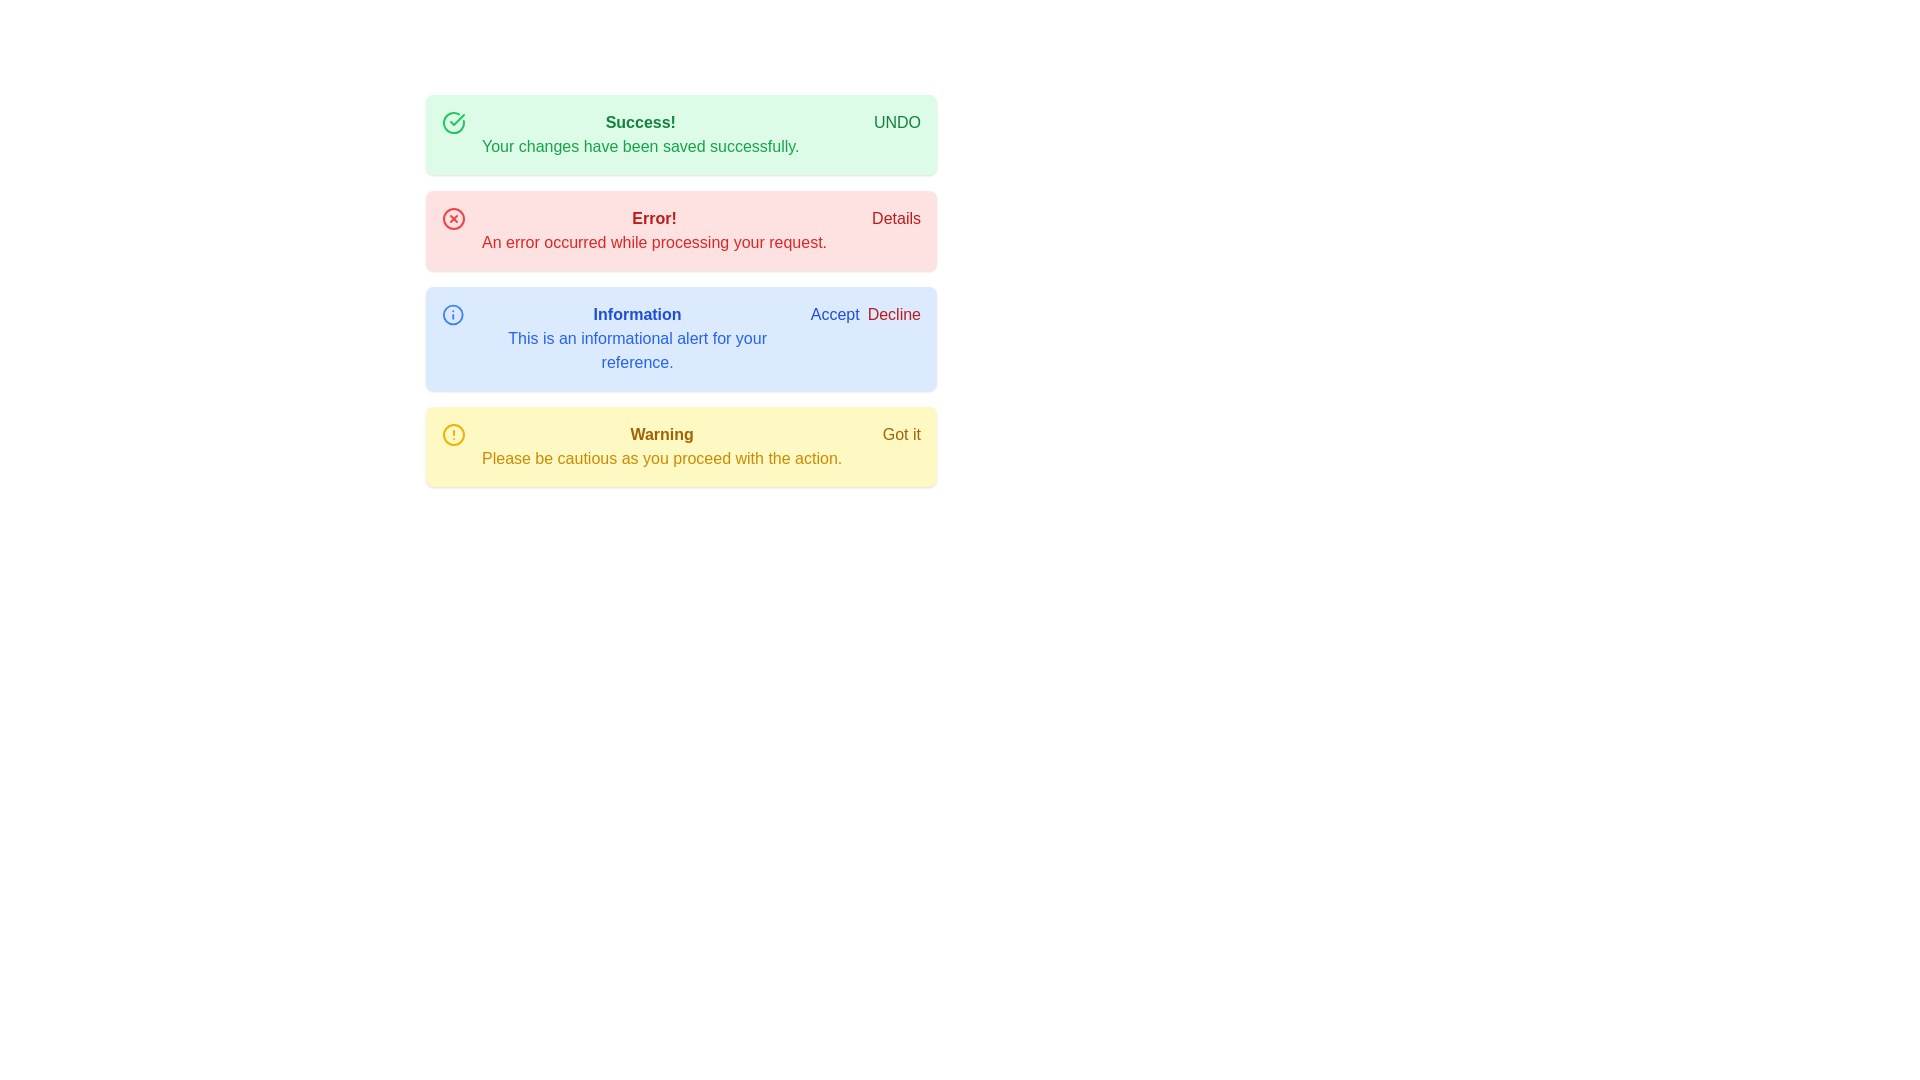  I want to click on the title label of the success notification, which is located at the top of a light green notification box, above the text 'Your changes have been saved successfully.' and to the left of 'UNDO', so click(640, 123).